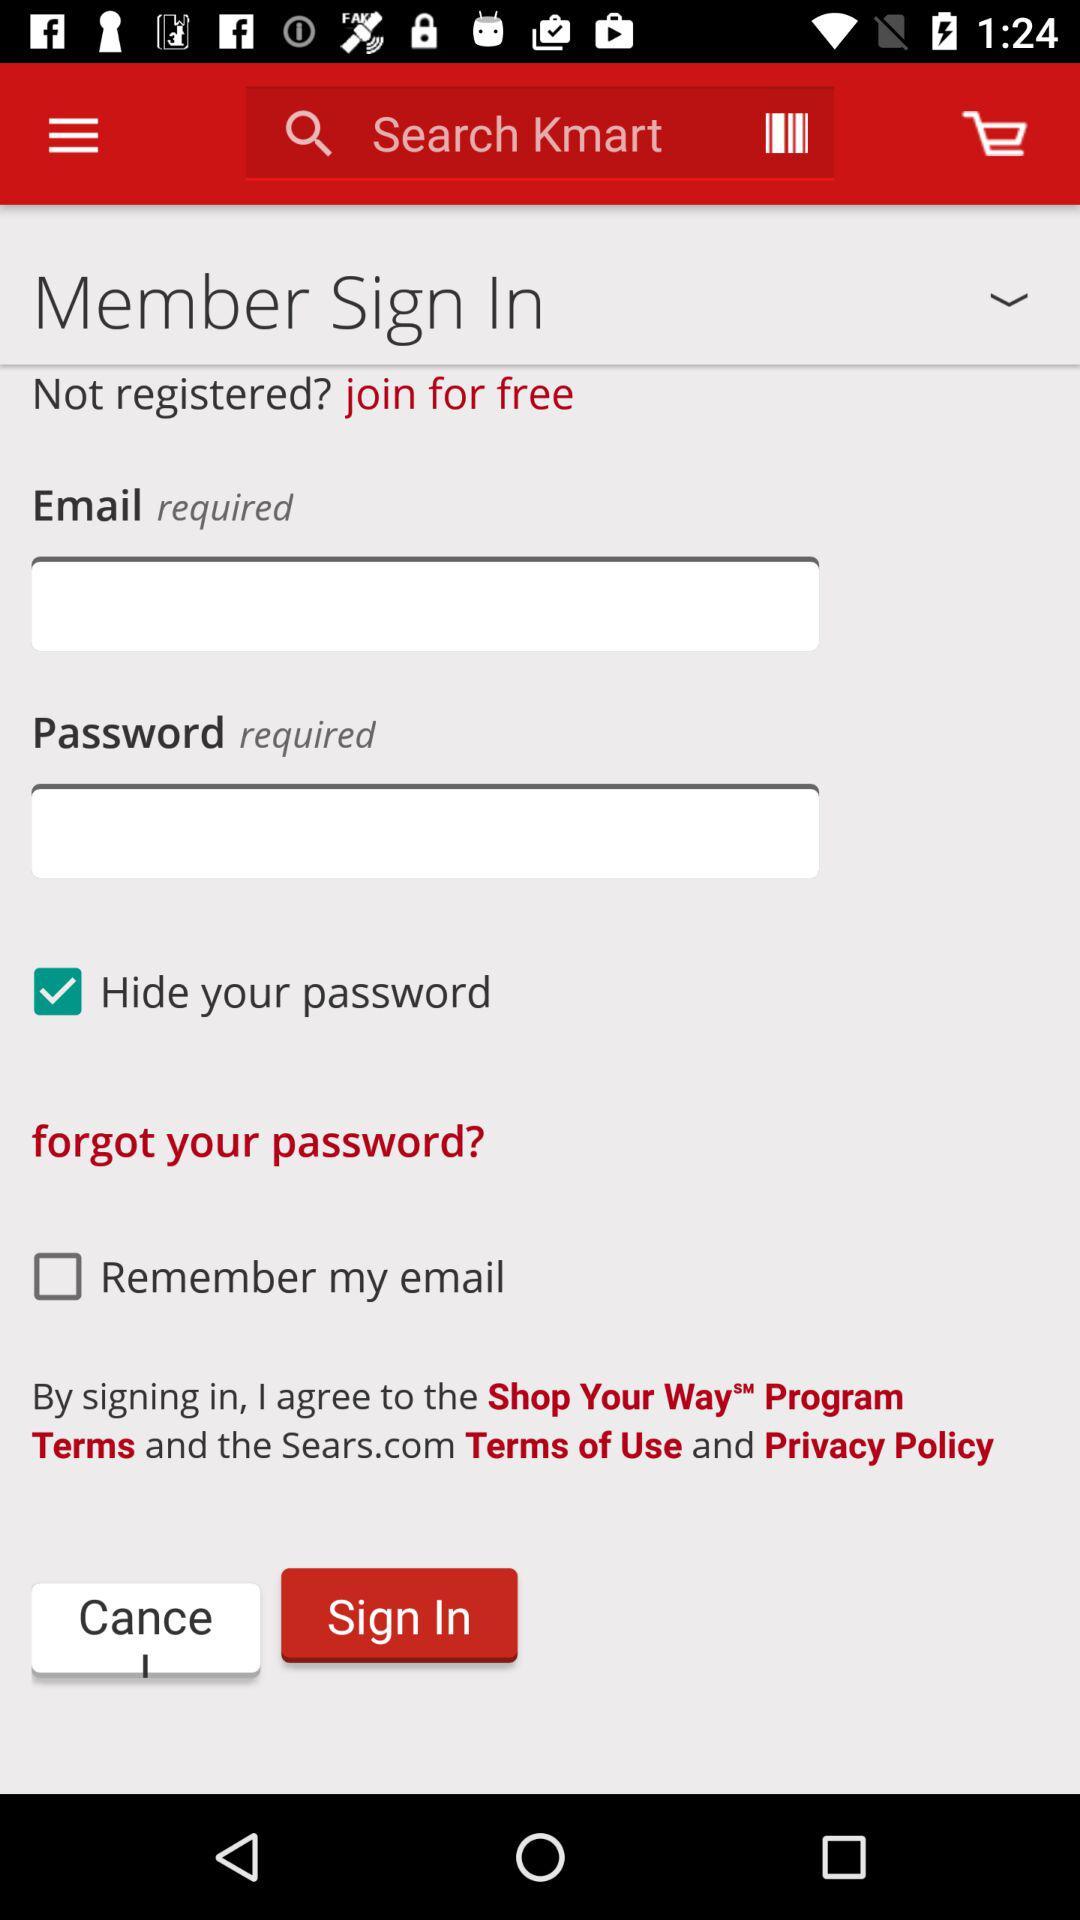  What do you see at coordinates (259, 1275) in the screenshot?
I see `remember my email icon` at bounding box center [259, 1275].